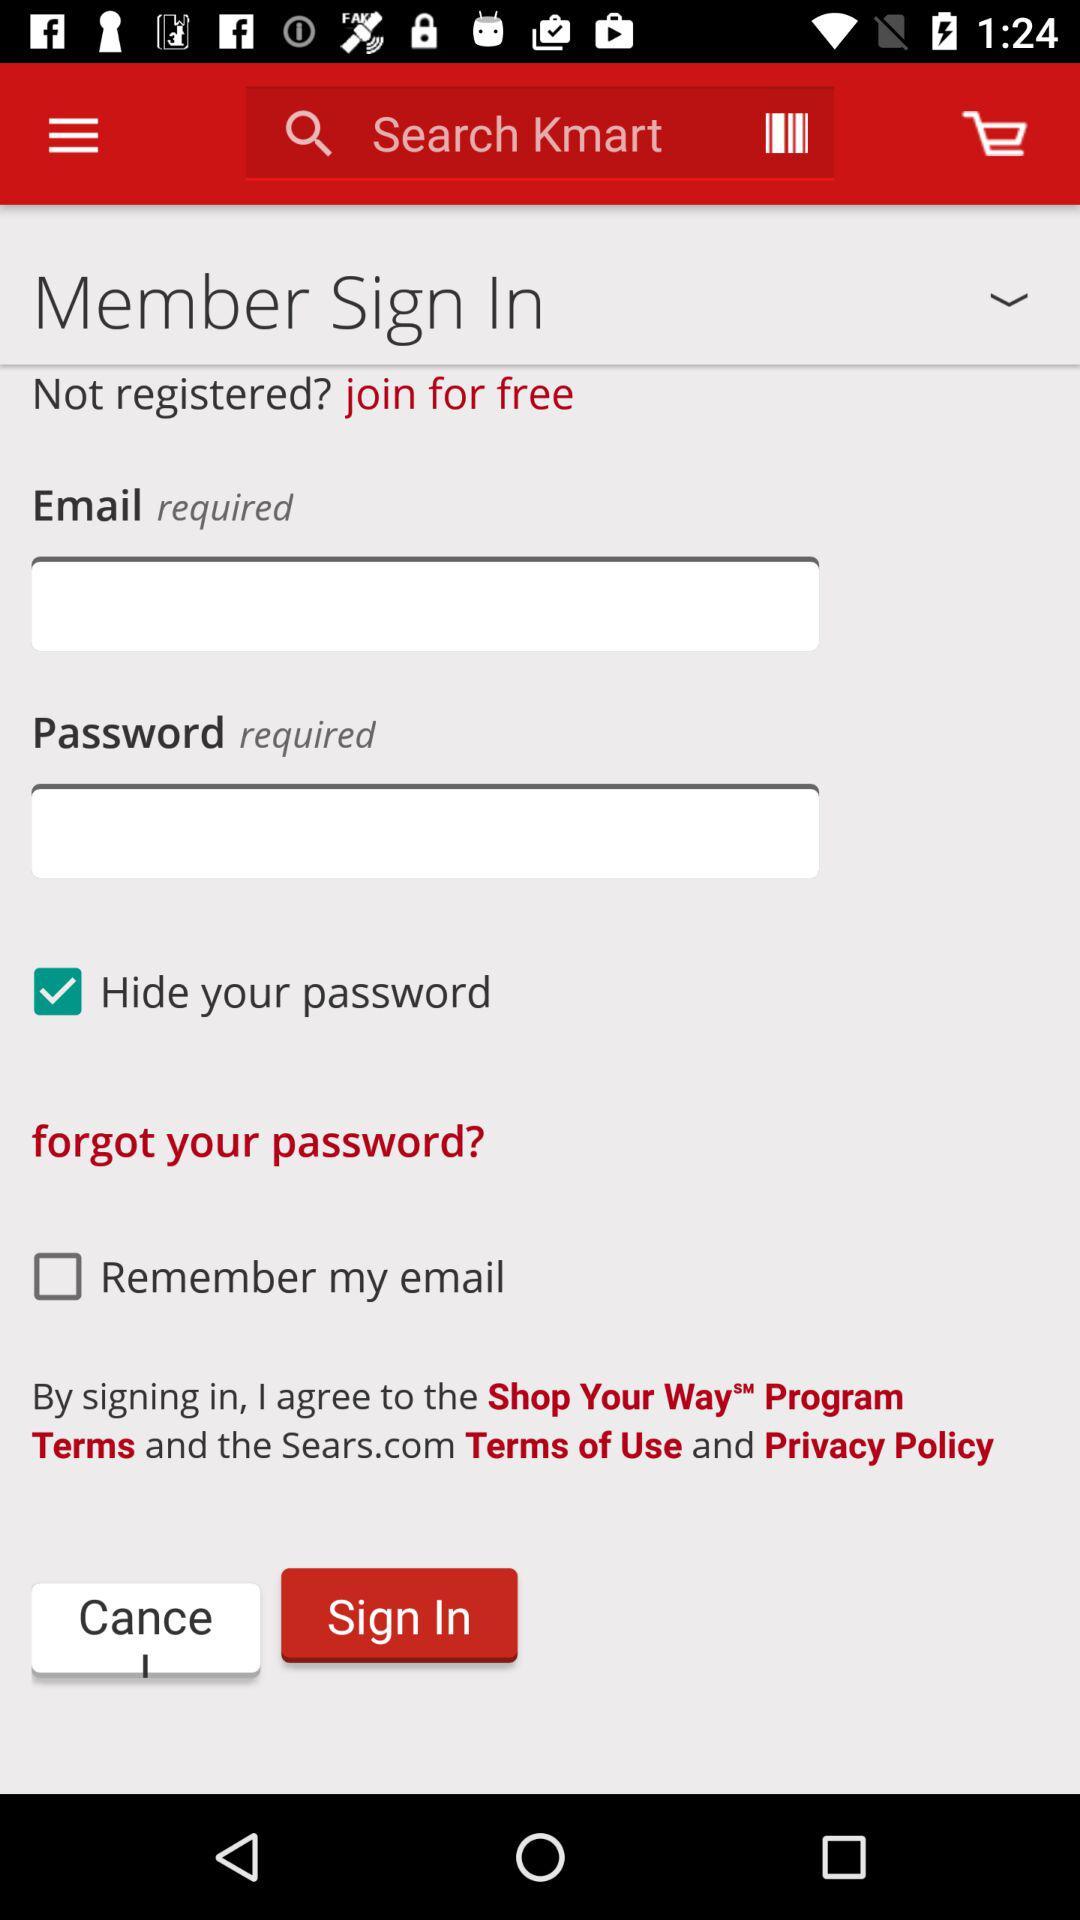  What do you see at coordinates (259, 1275) in the screenshot?
I see `remember my email icon` at bounding box center [259, 1275].